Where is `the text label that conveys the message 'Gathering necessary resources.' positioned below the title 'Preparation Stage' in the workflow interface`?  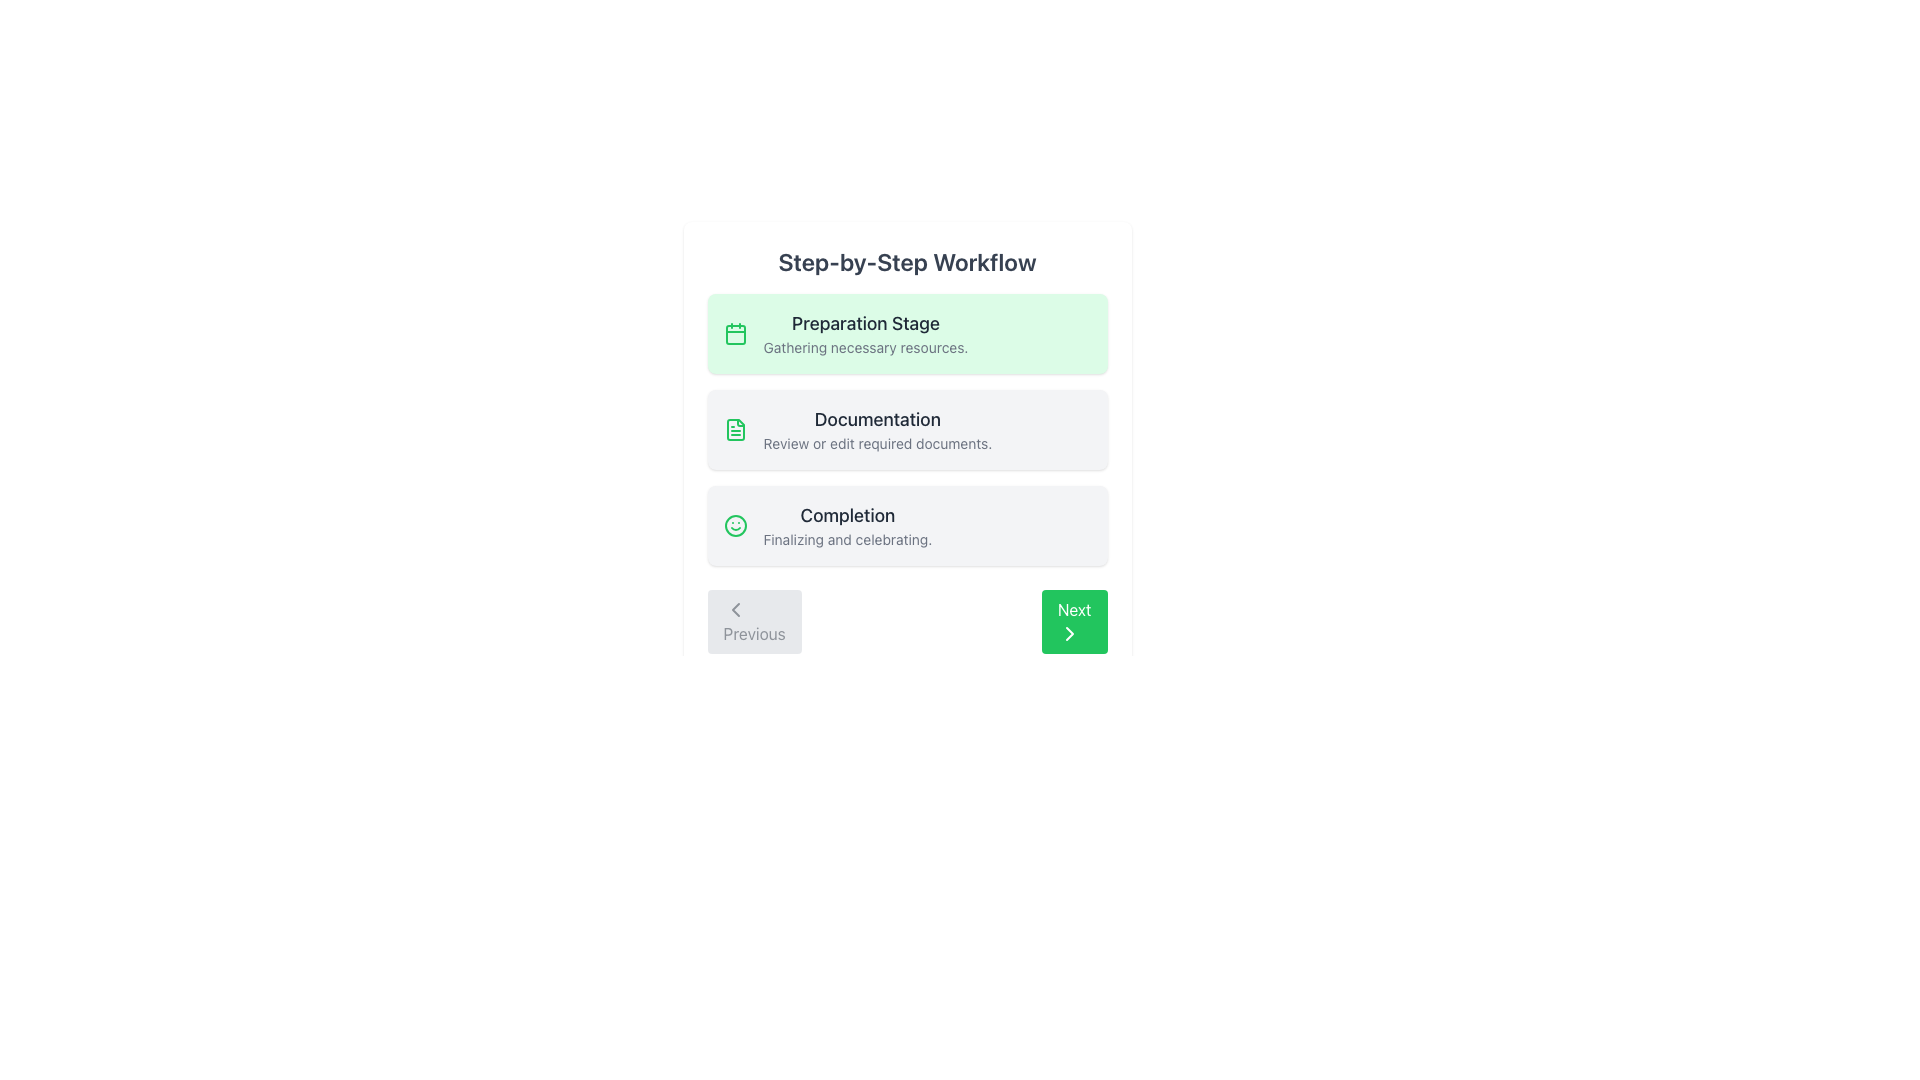 the text label that conveys the message 'Gathering necessary resources.' positioned below the title 'Preparation Stage' in the workflow interface is located at coordinates (865, 346).